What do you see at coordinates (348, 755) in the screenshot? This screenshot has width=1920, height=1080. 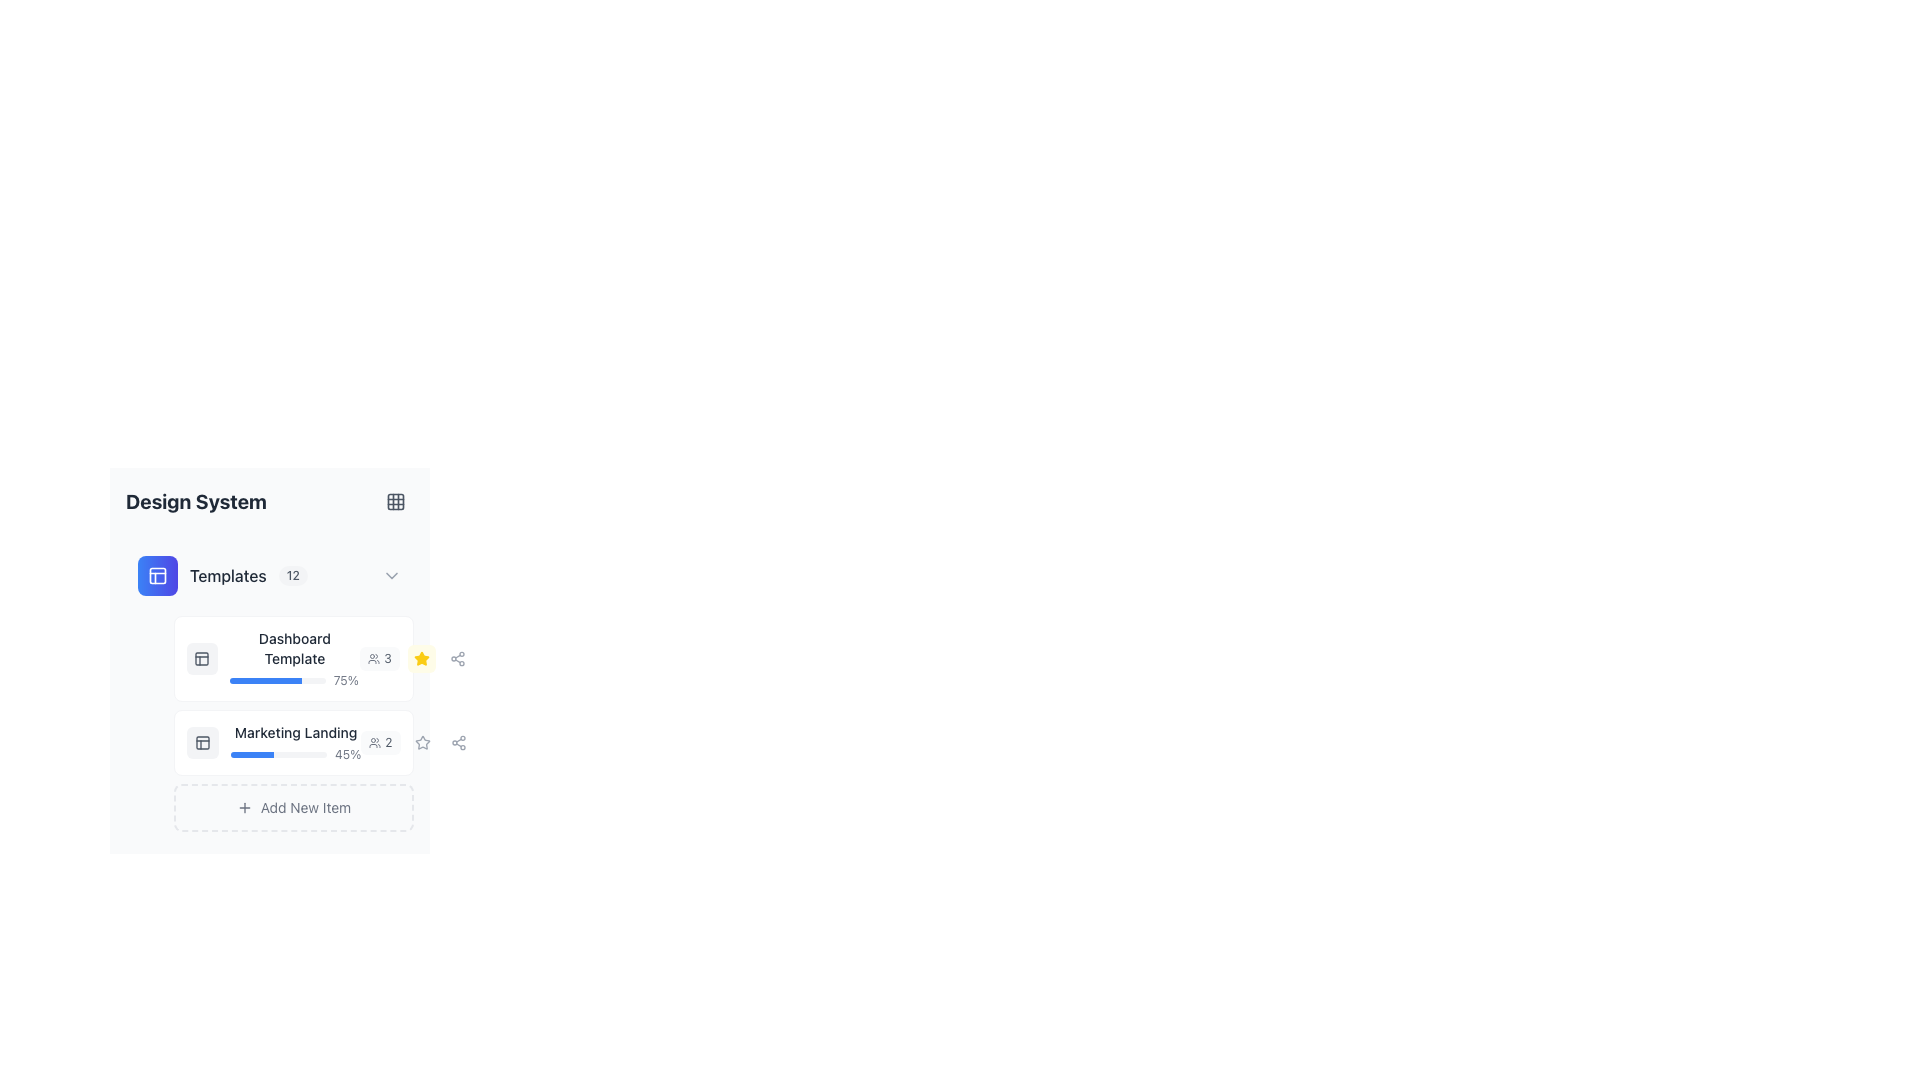 I see `the text label displaying '45%' in a small, gray font, which is positioned to the right of the progress bar` at bounding box center [348, 755].